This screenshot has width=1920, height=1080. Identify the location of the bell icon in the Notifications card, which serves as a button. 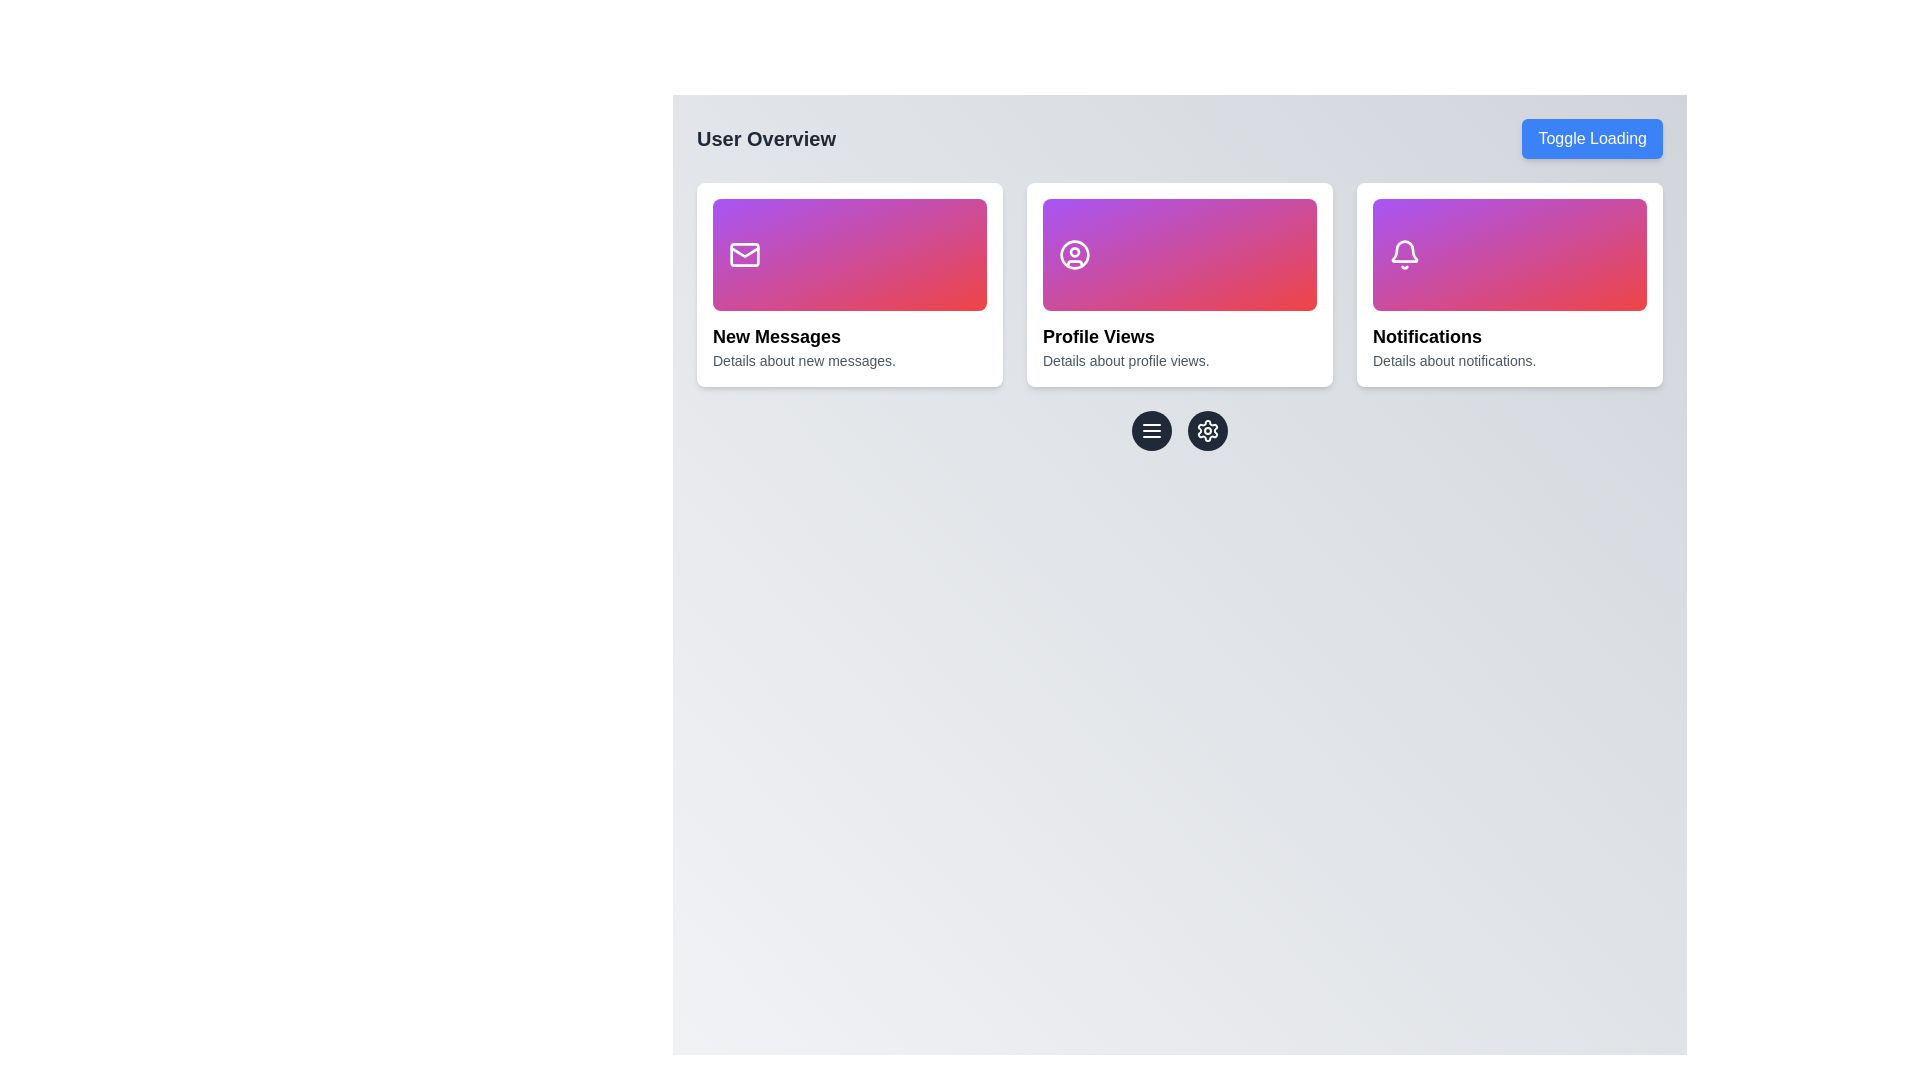
(1404, 253).